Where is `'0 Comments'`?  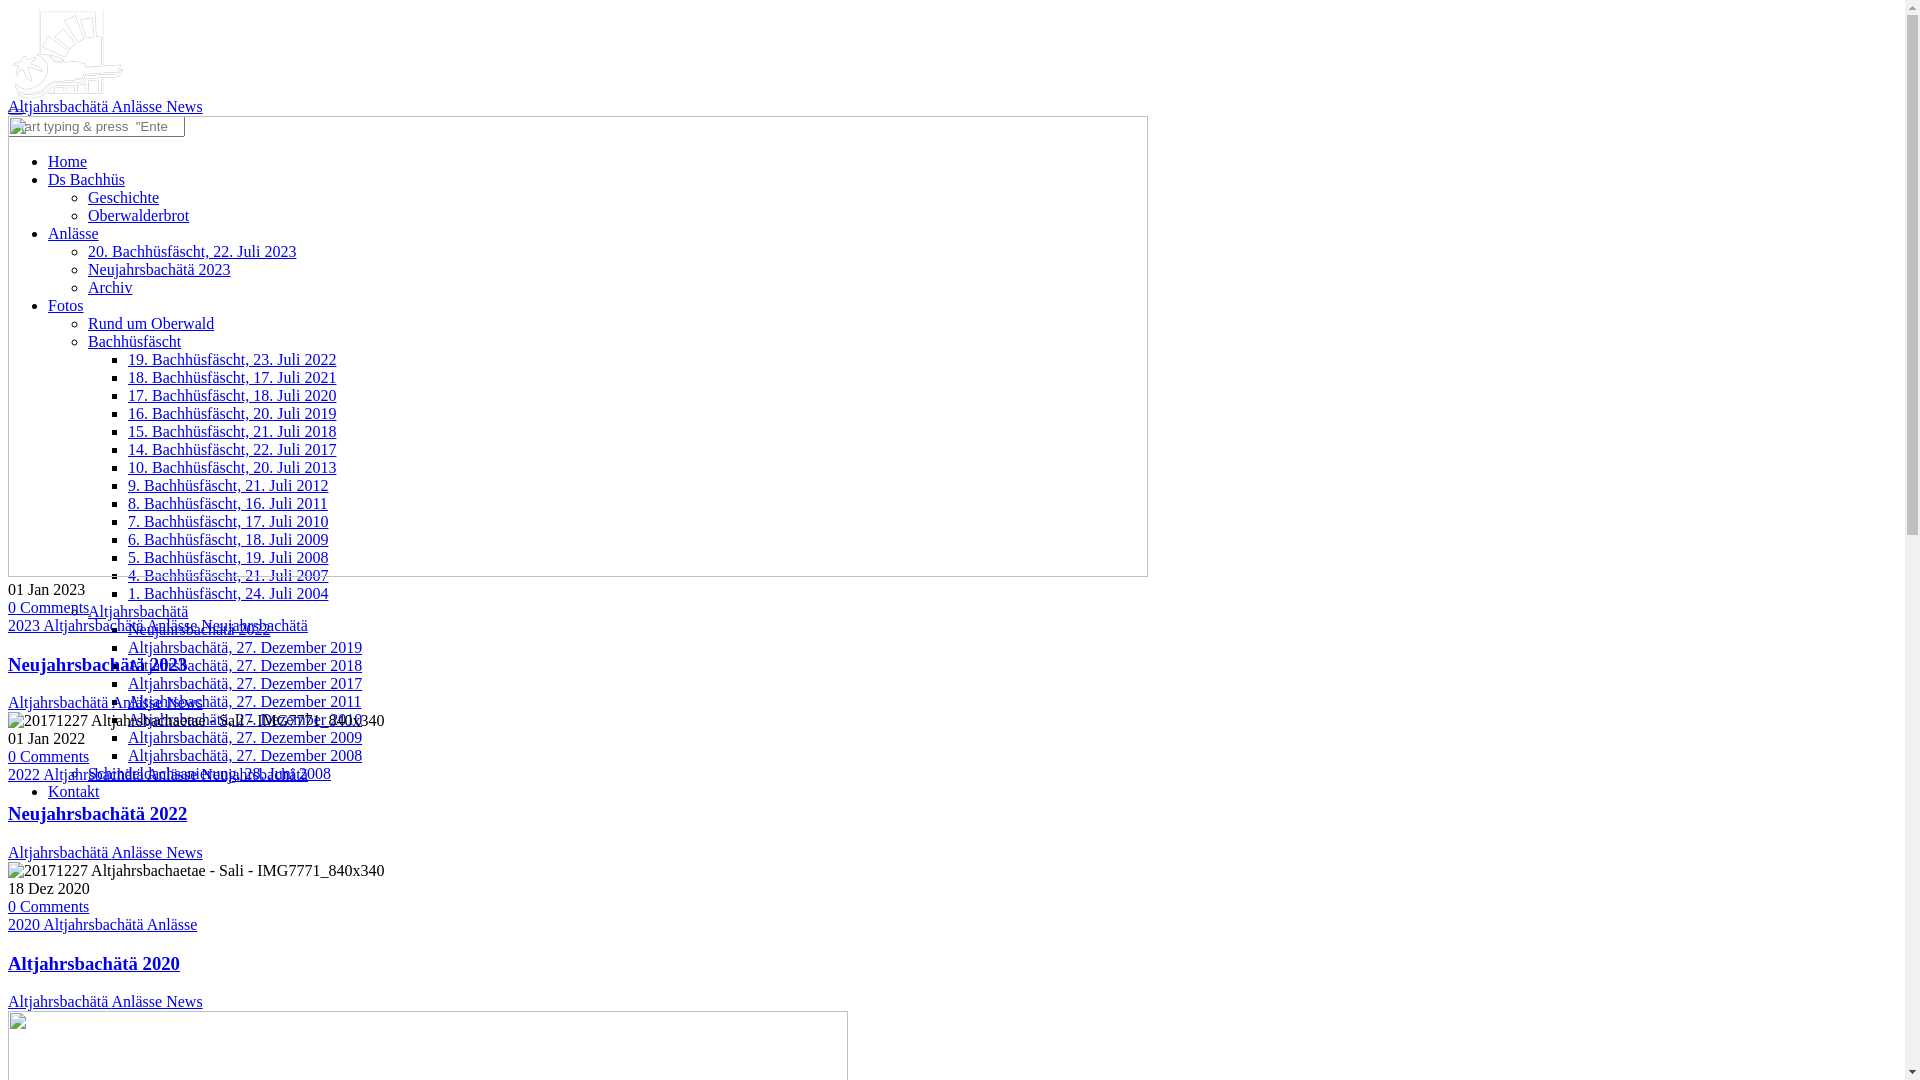
'0 Comments' is located at coordinates (48, 606).